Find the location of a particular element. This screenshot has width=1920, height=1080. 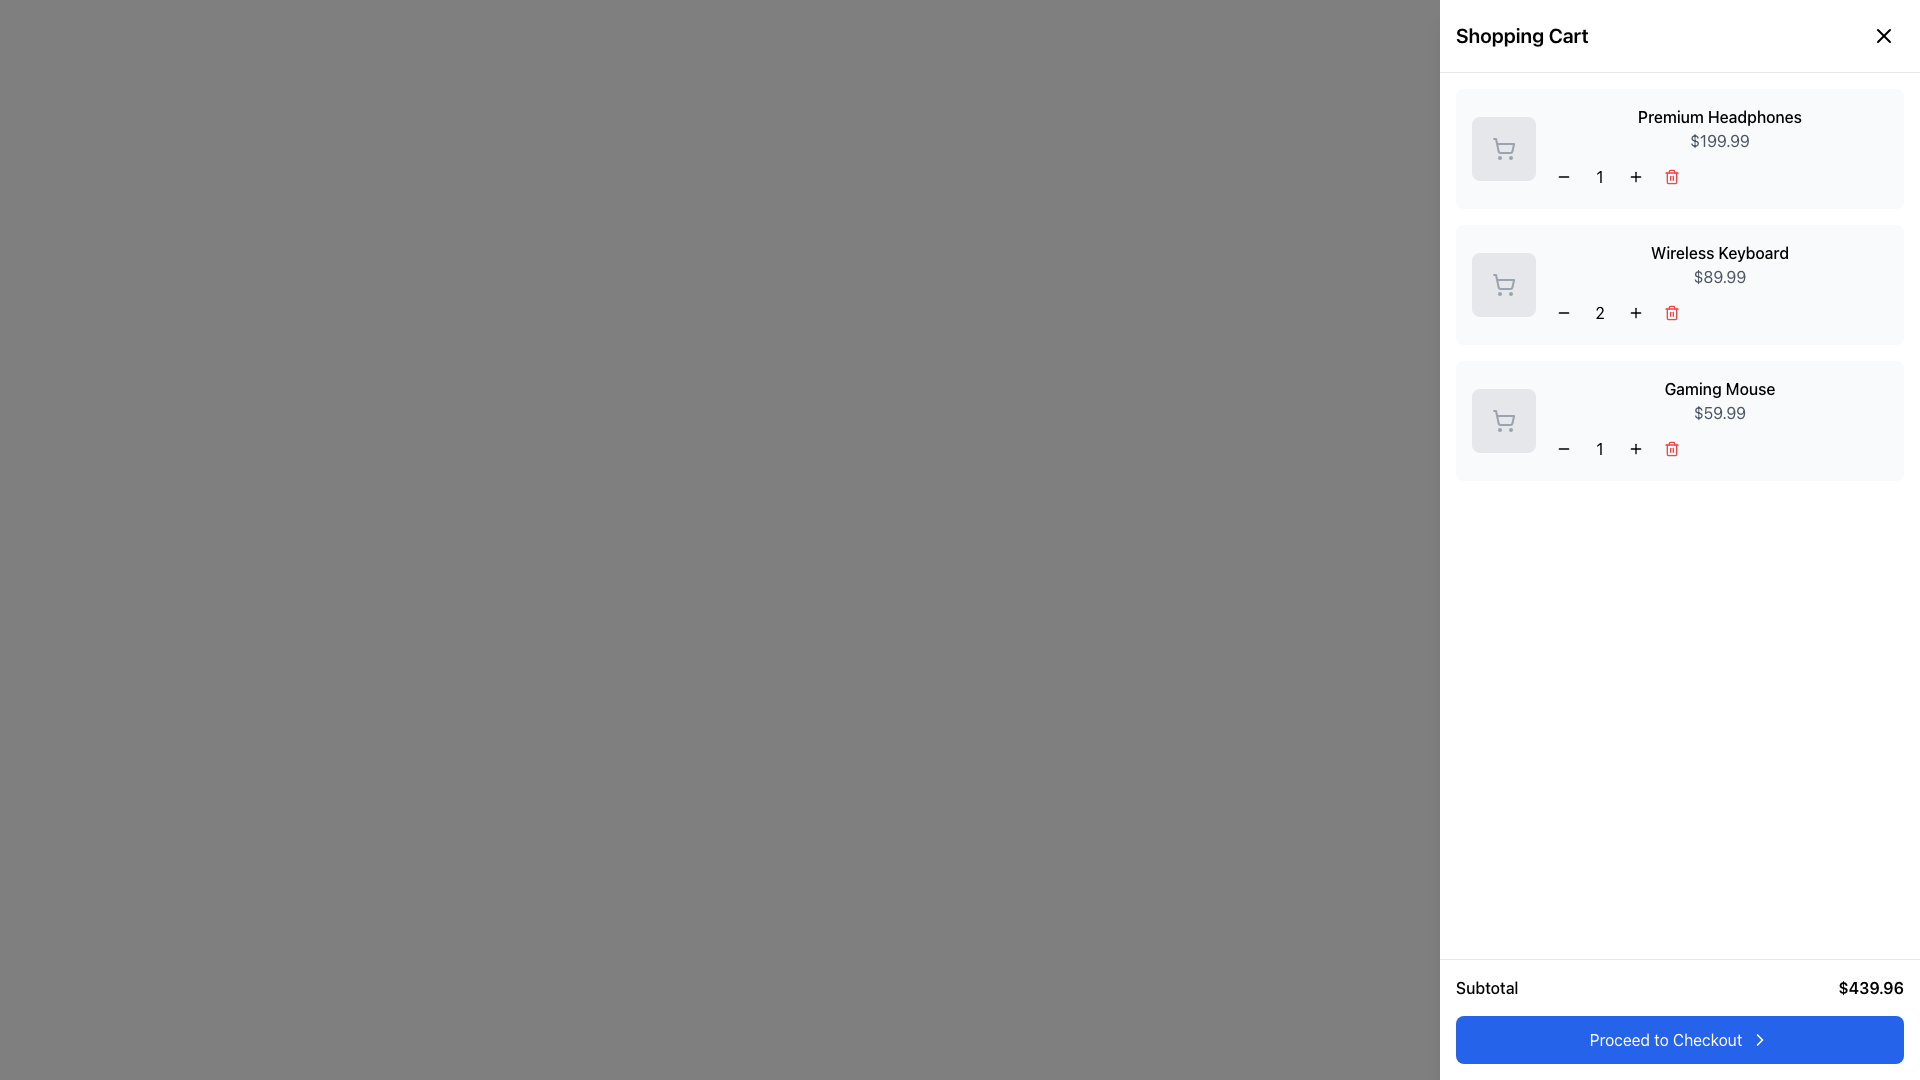

the displayed quantity of the 'Wireless Keyboard' in the shopping cart interface, which is represented by a Text label located centrally in the row of quantity adjustment controls is located at coordinates (1718, 312).